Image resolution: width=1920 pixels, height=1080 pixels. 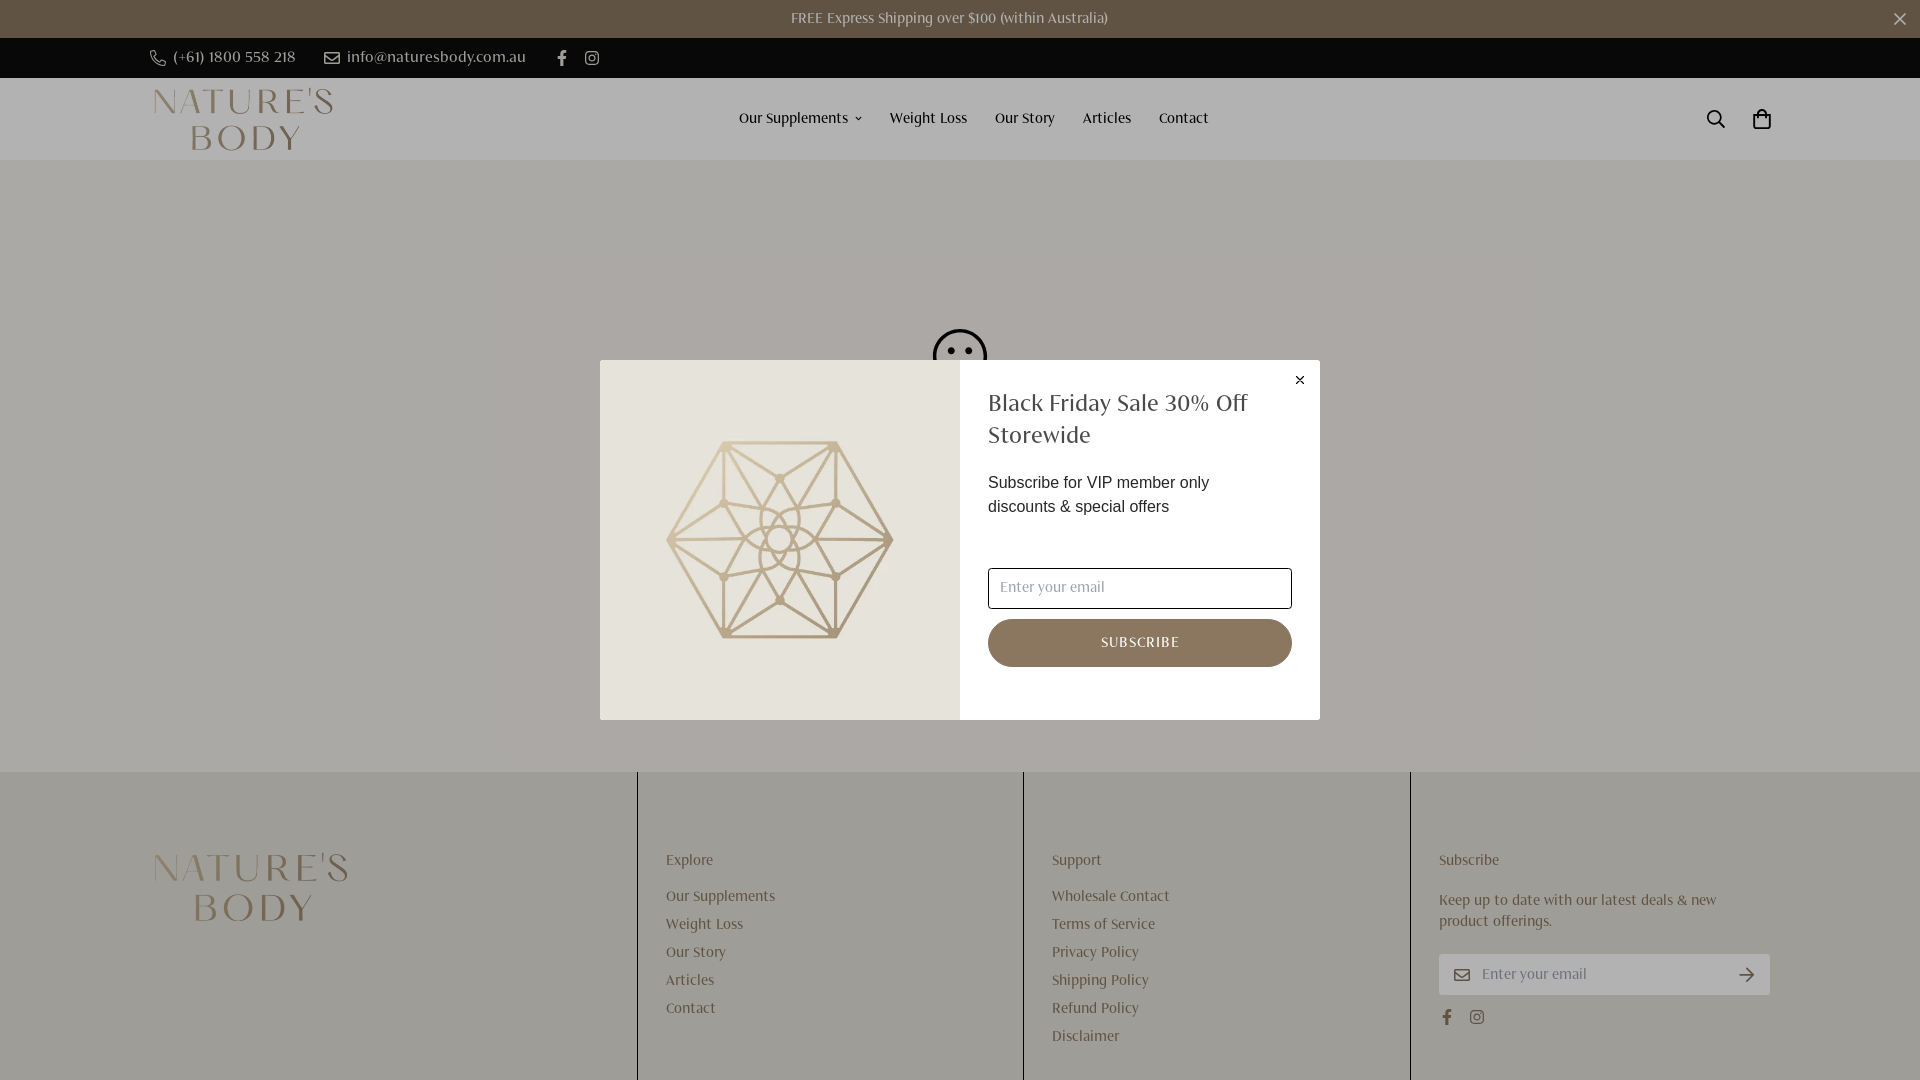 I want to click on 'Weight Loss', so click(x=704, y=925).